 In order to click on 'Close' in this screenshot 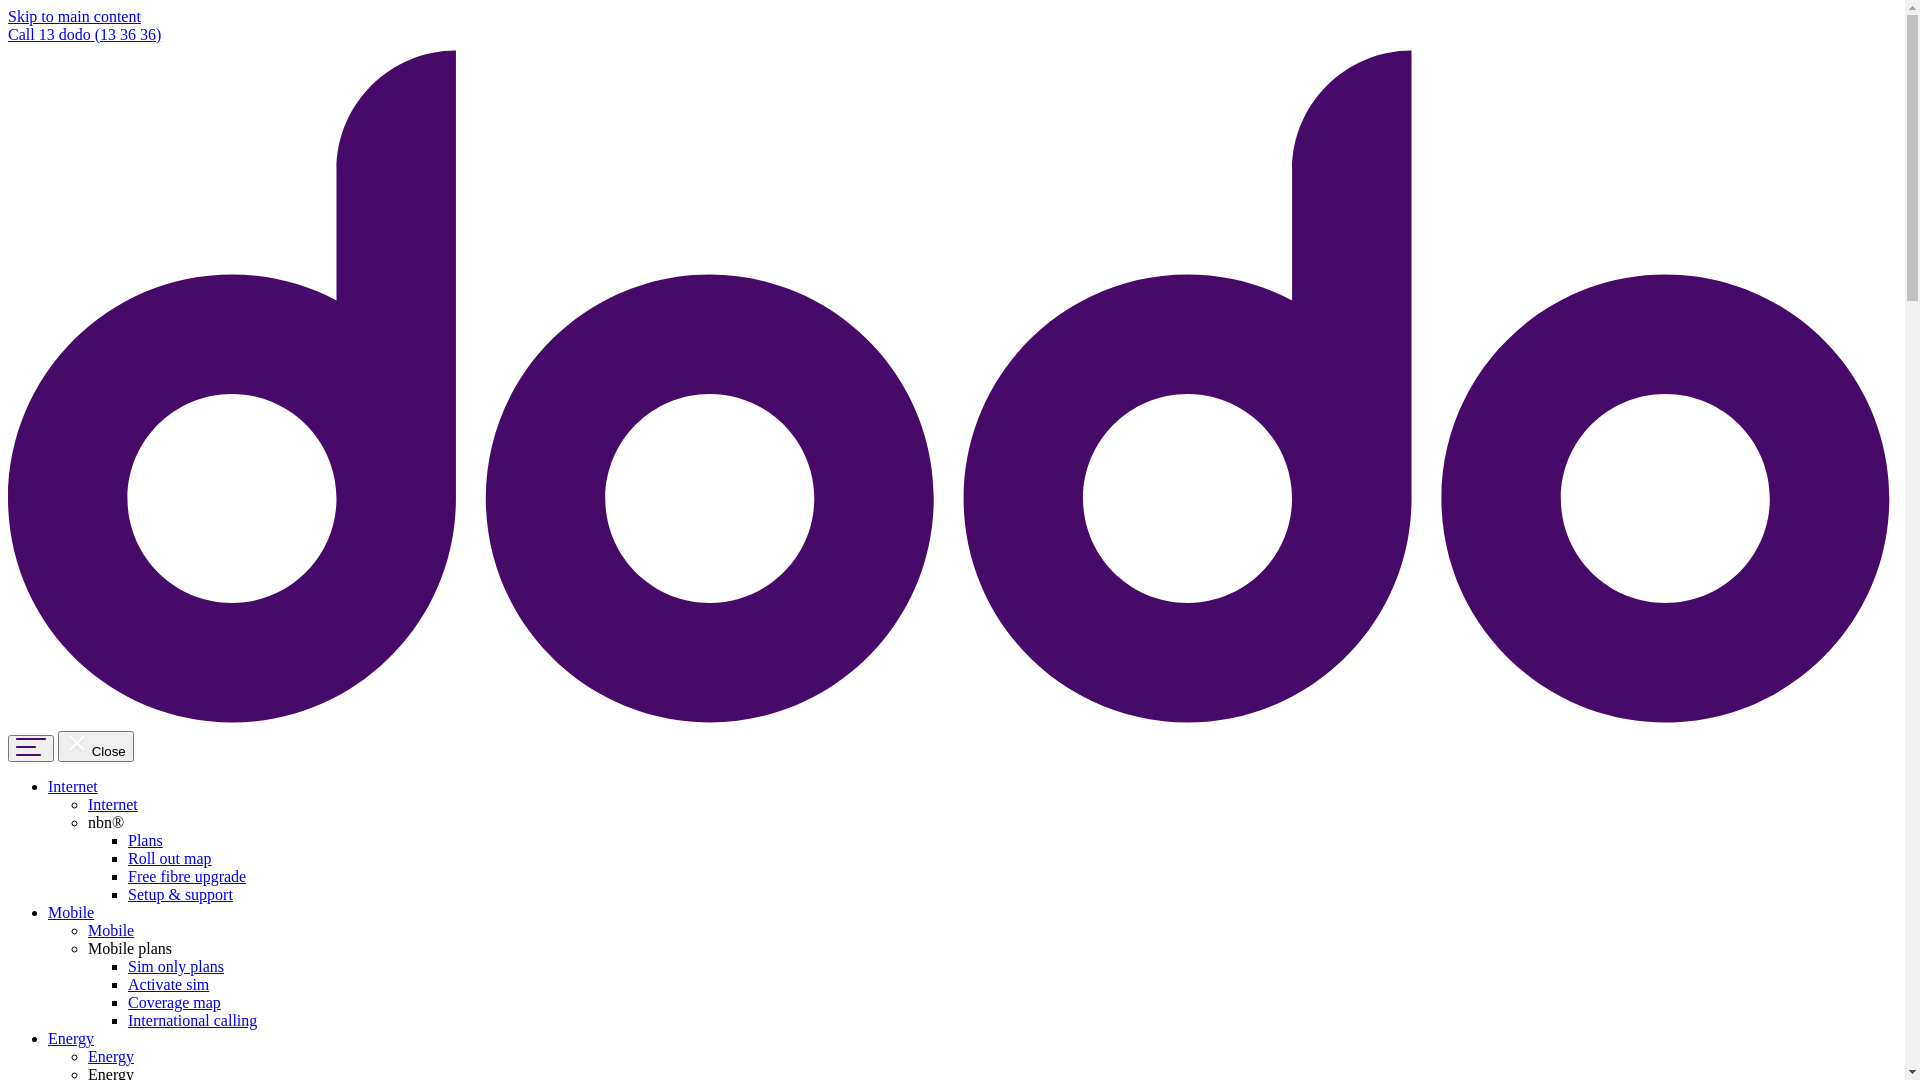, I will do `click(57, 746)`.